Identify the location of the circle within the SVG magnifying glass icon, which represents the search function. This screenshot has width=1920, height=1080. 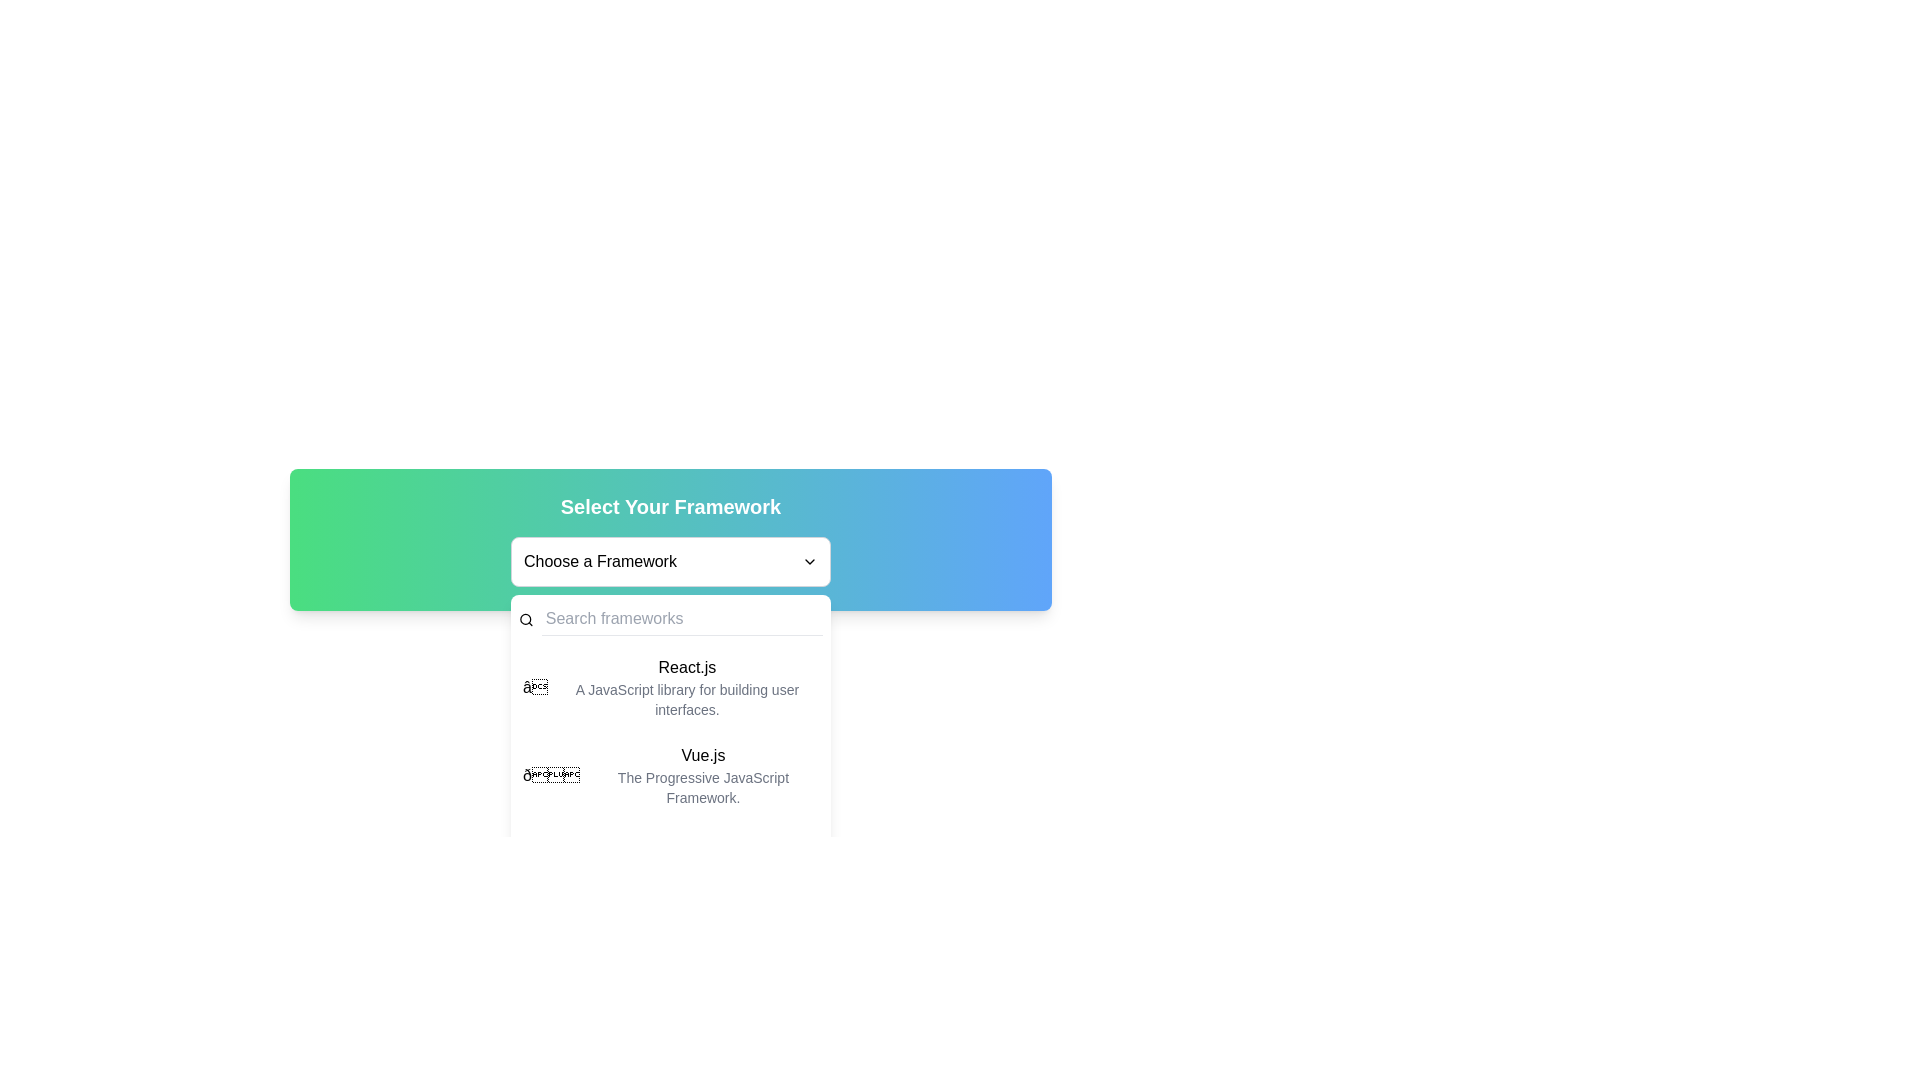
(525, 617).